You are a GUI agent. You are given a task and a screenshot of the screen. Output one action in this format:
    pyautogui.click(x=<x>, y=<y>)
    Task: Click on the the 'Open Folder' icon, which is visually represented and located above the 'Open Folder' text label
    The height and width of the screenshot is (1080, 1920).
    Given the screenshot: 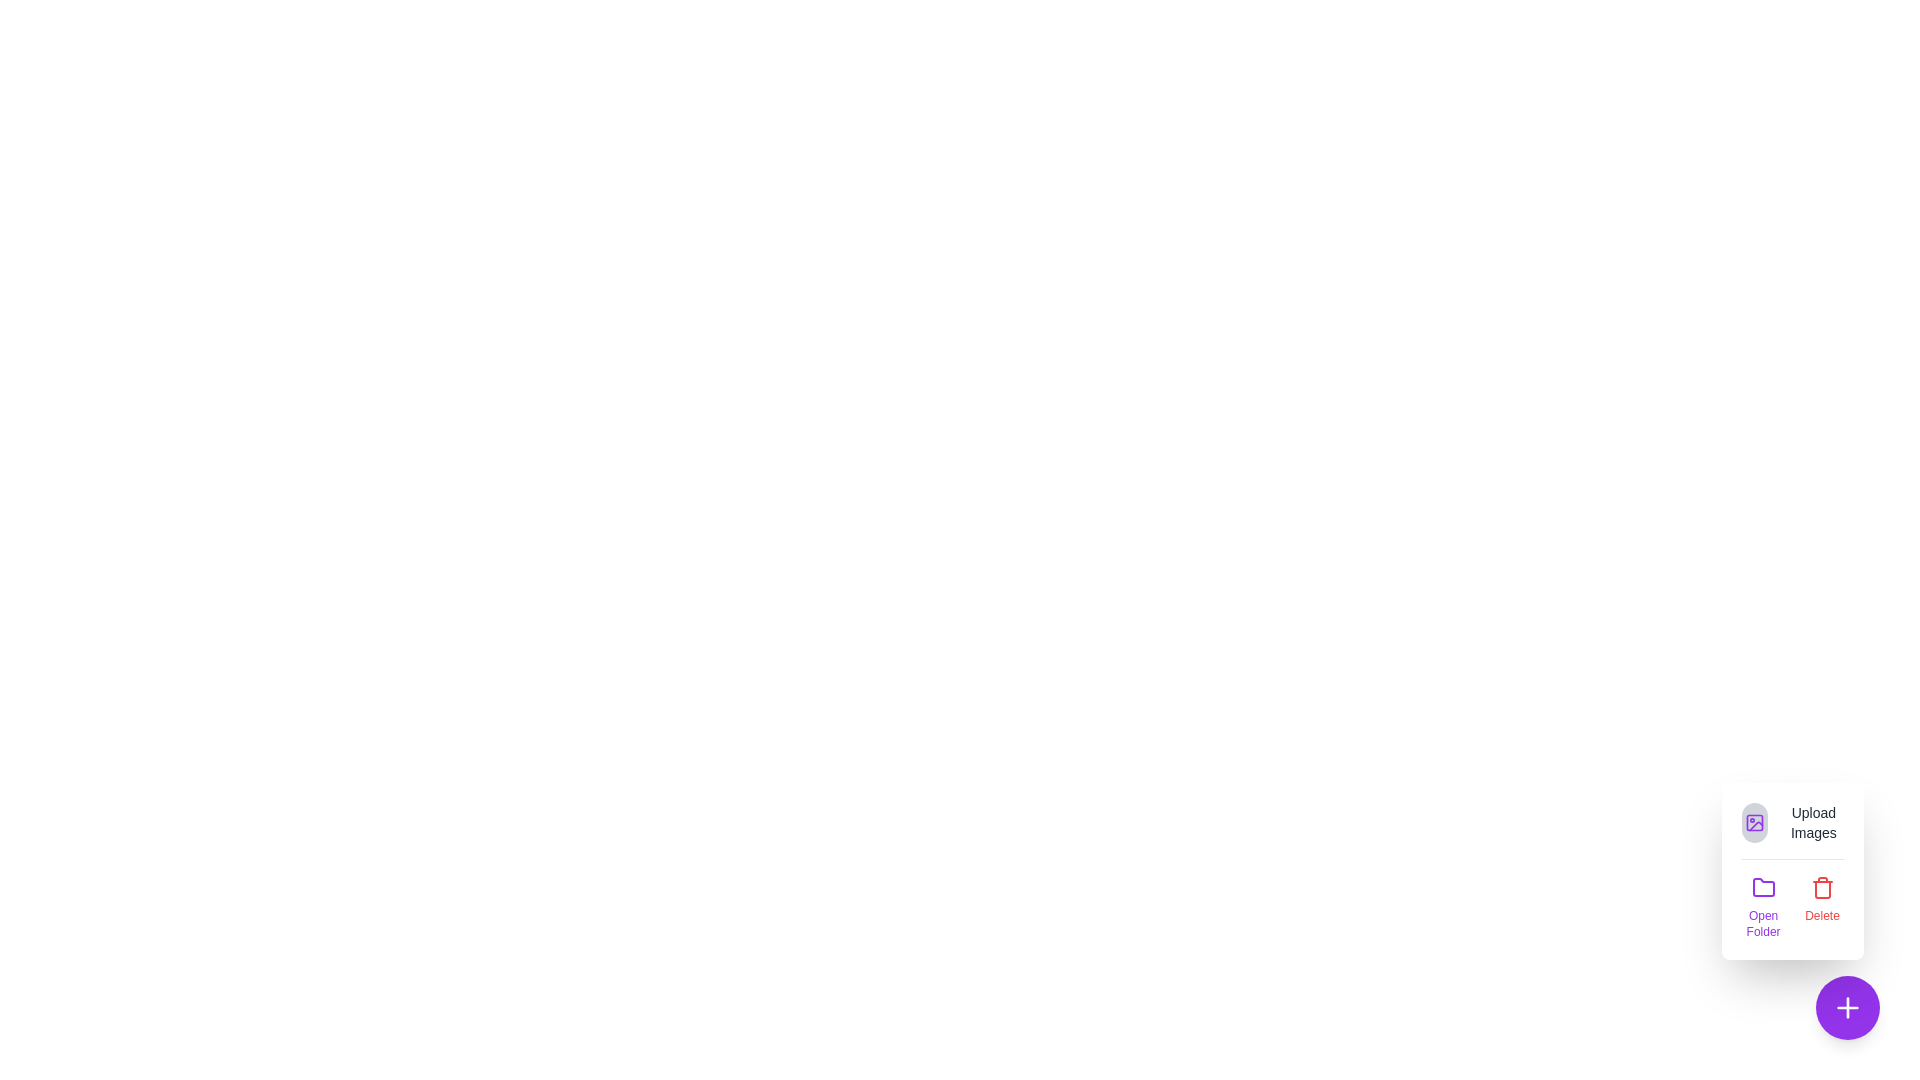 What is the action you would take?
    pyautogui.click(x=1763, y=886)
    